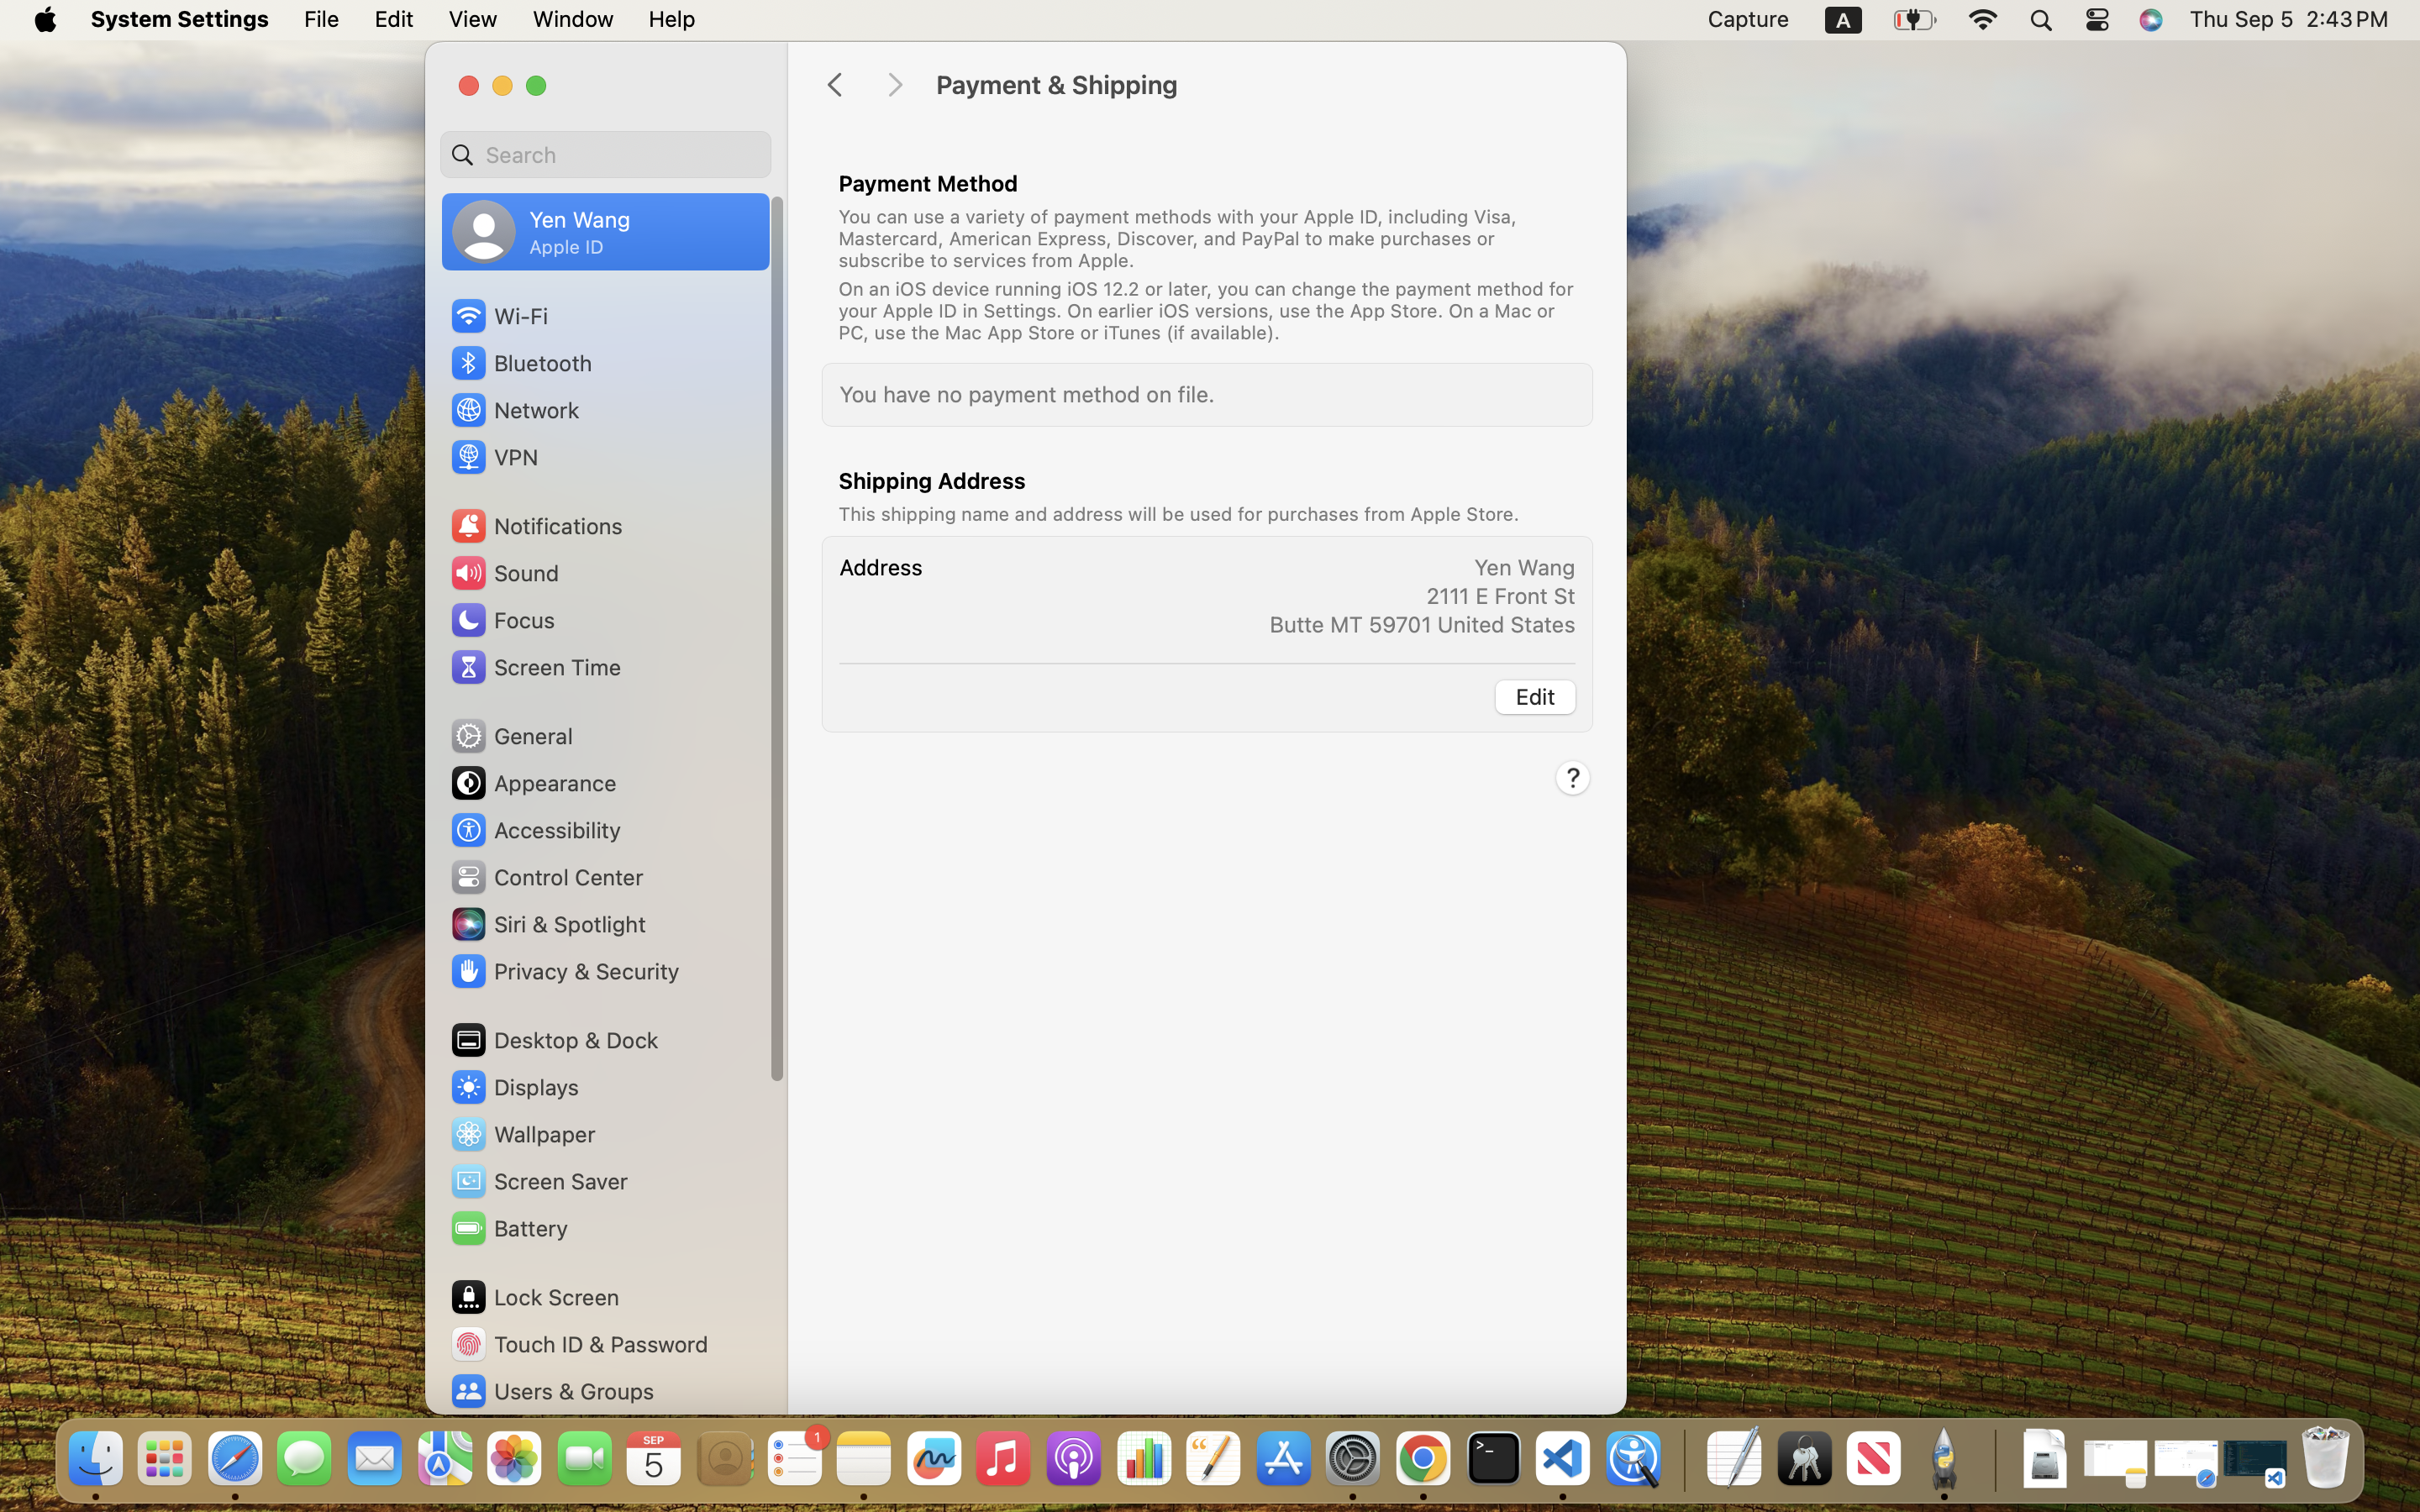 The image size is (2420, 1512). Describe the element at coordinates (513, 1087) in the screenshot. I see `'Displays'` at that location.